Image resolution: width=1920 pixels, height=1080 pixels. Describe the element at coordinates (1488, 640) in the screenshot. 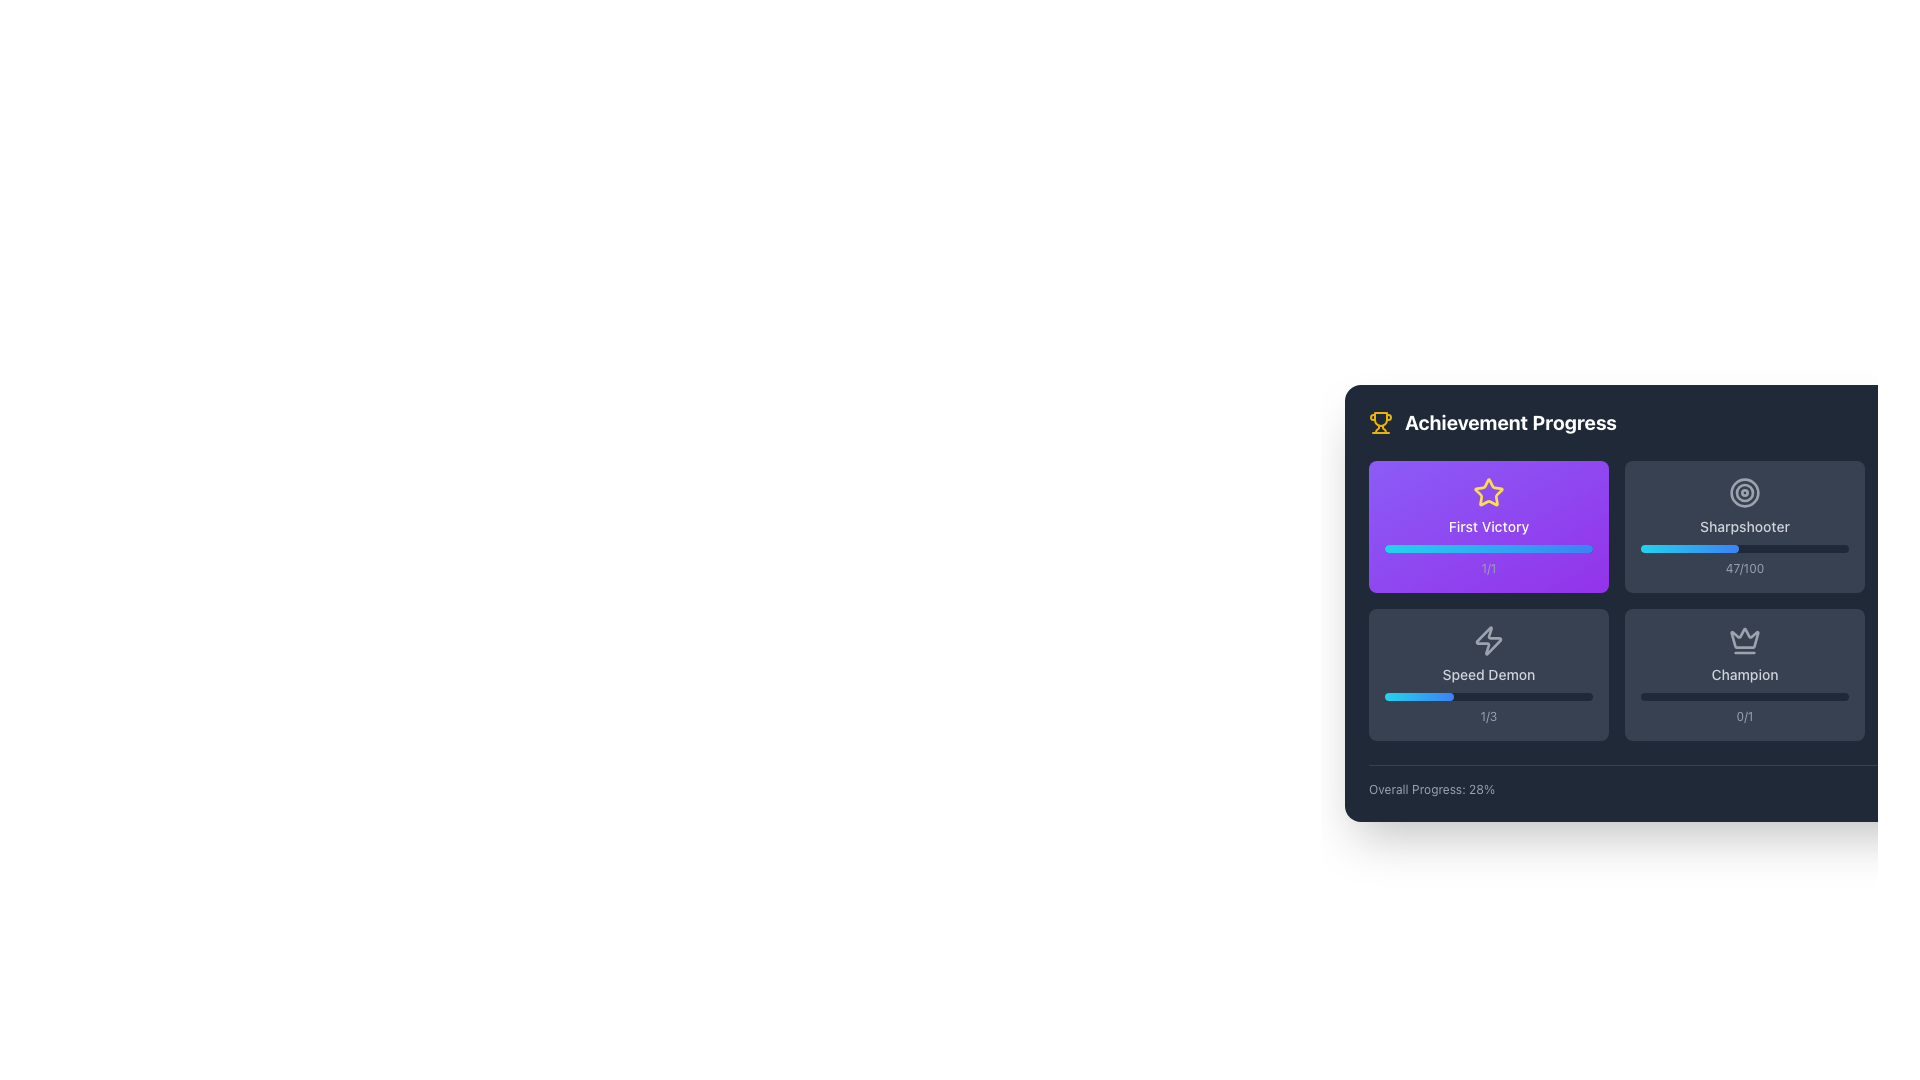

I see `the stylized gray lightning bolt icon located in the bottom-left quadrant of the 'Achievement Progress' module, specifically in the 'Speed Demon' section` at that location.